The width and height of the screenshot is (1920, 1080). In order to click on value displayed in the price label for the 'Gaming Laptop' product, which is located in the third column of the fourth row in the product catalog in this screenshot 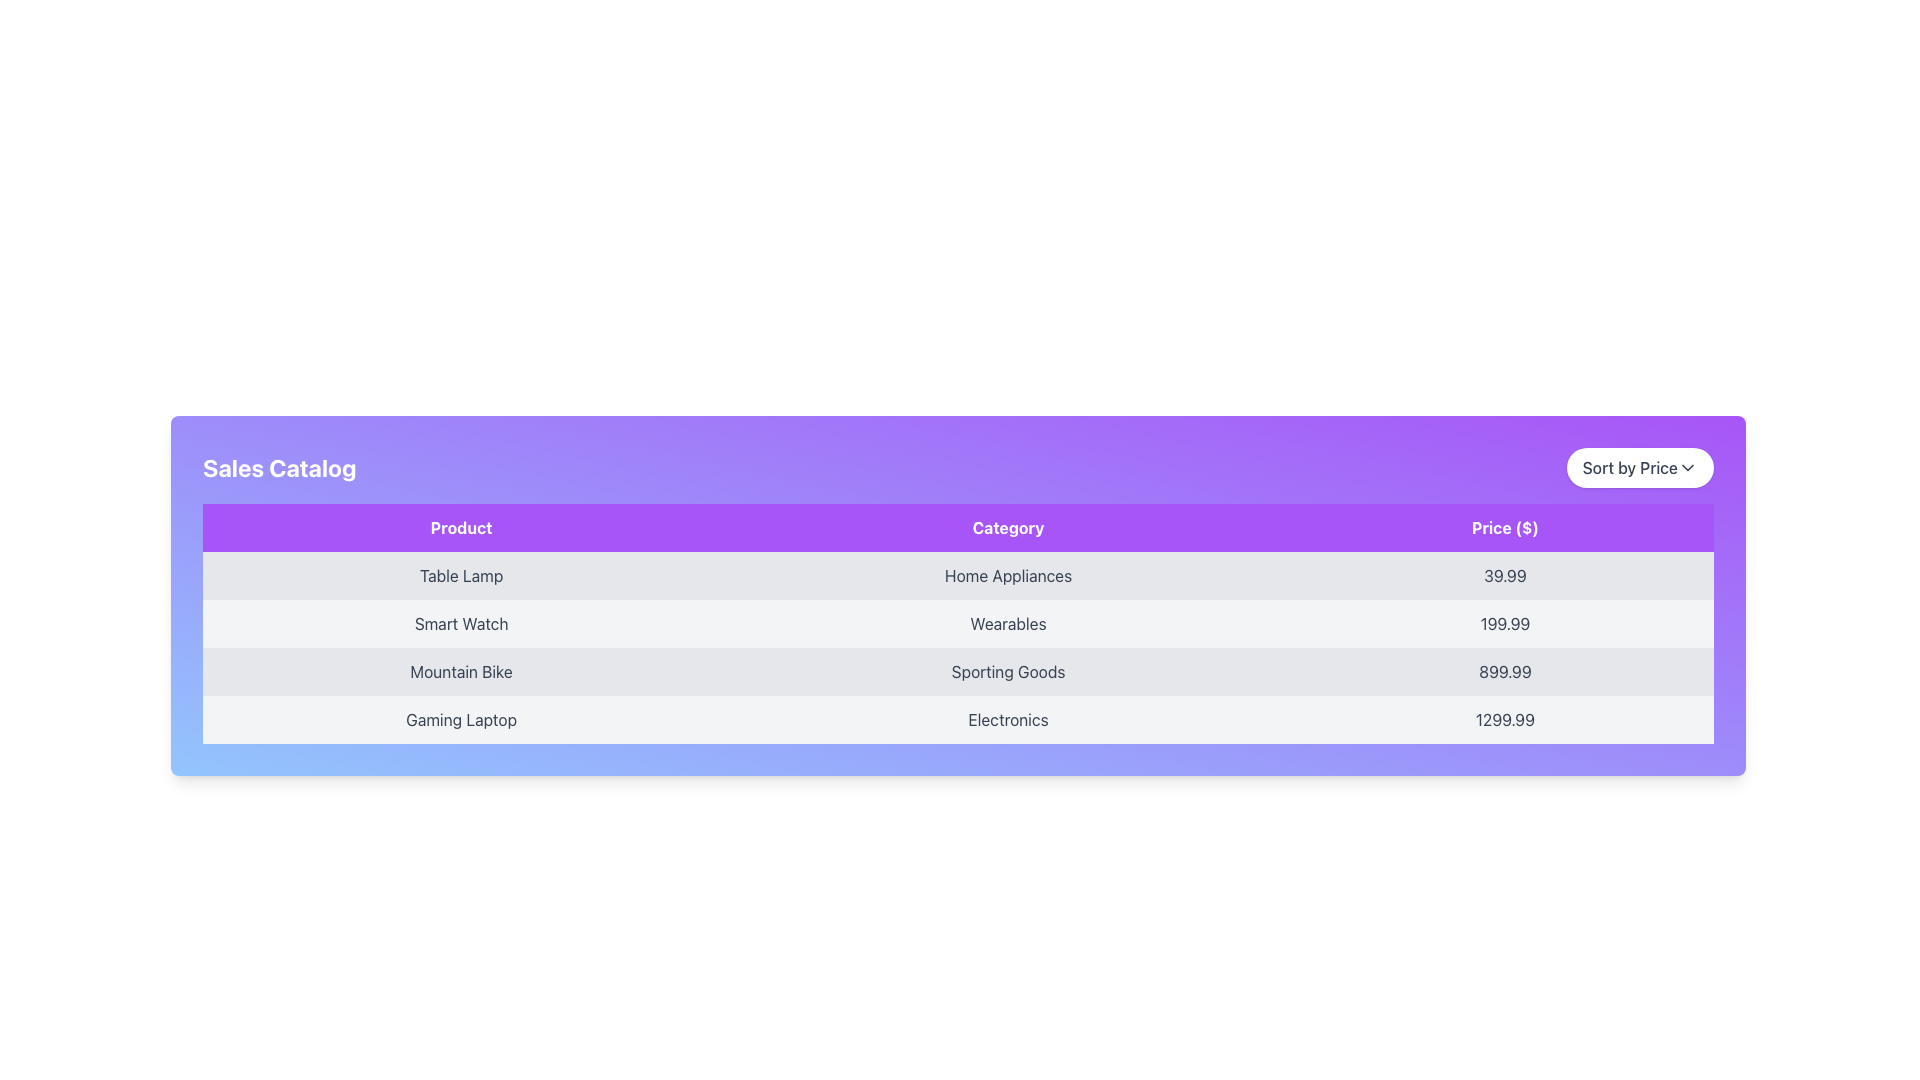, I will do `click(1505, 720)`.